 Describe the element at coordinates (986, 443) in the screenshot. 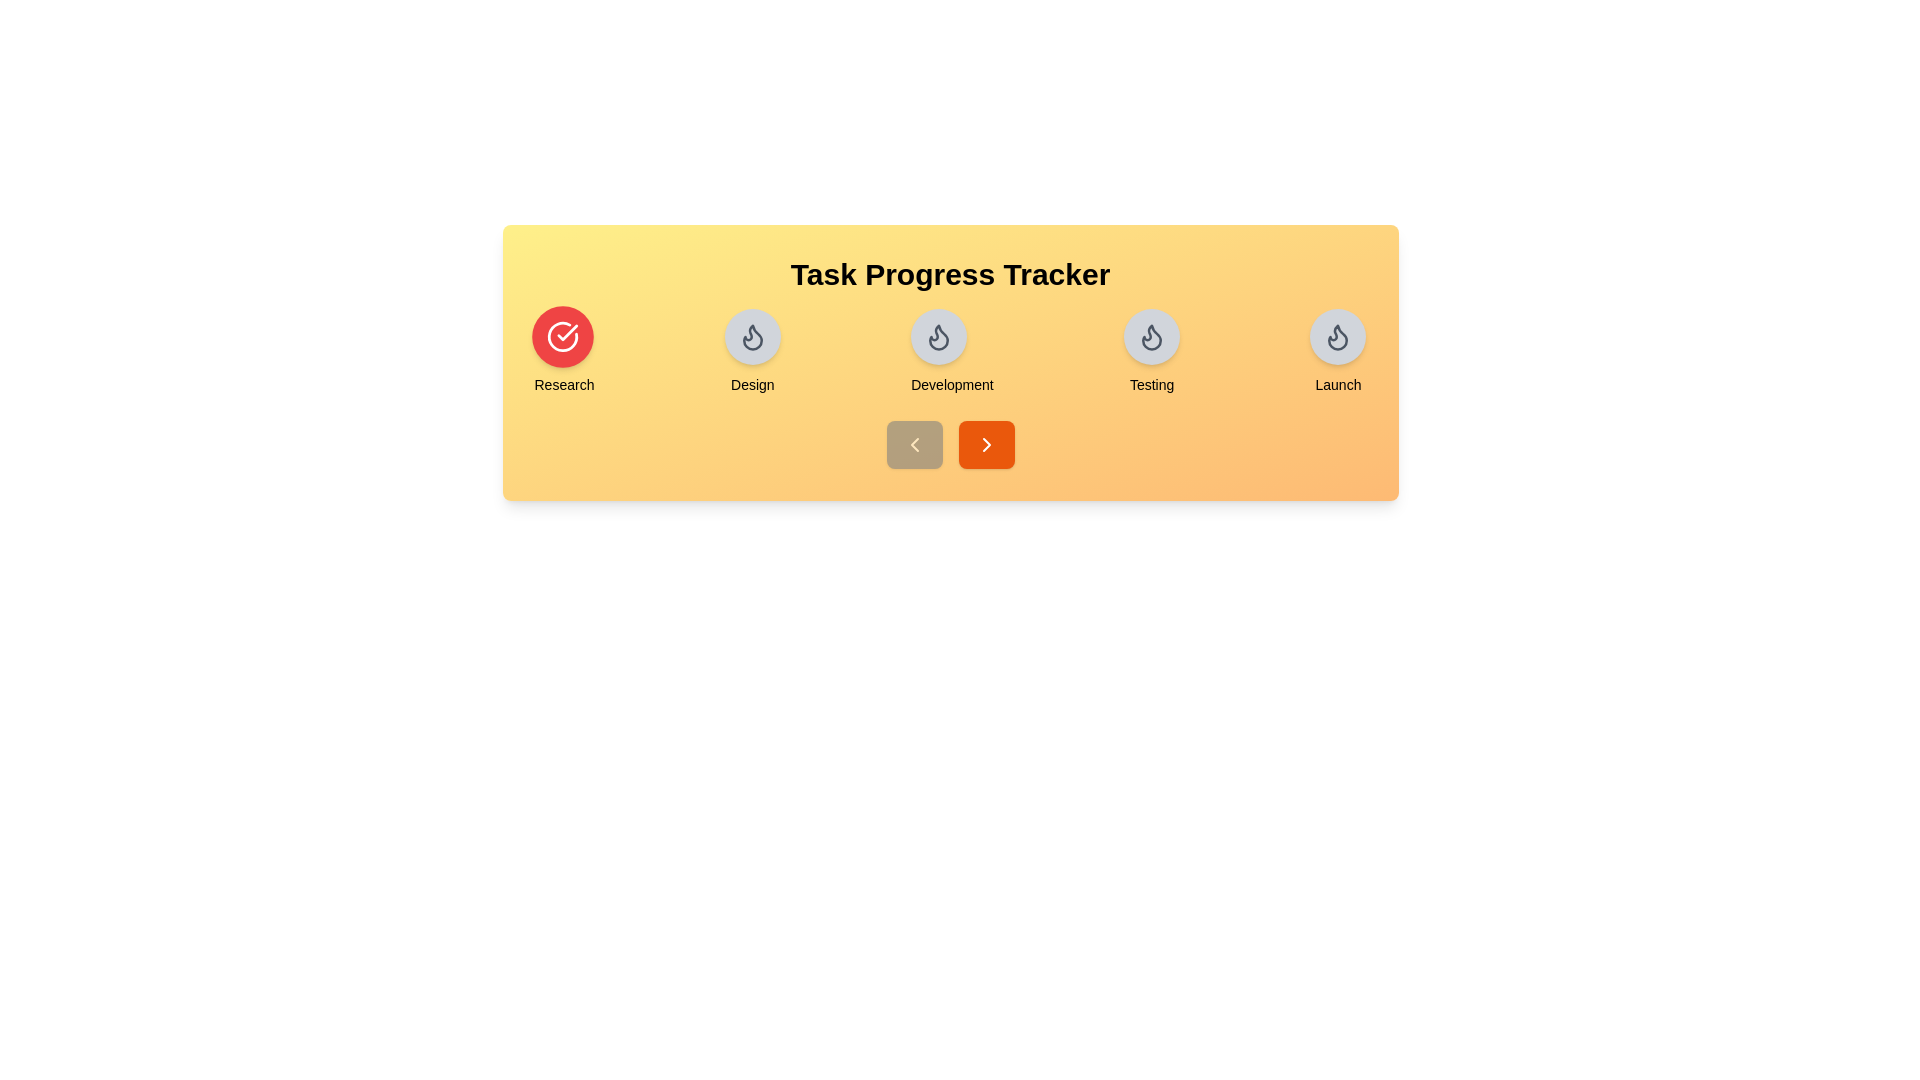

I see `the rightward-pointing chevron icon within the navigation button to observe potential hover effects` at that location.